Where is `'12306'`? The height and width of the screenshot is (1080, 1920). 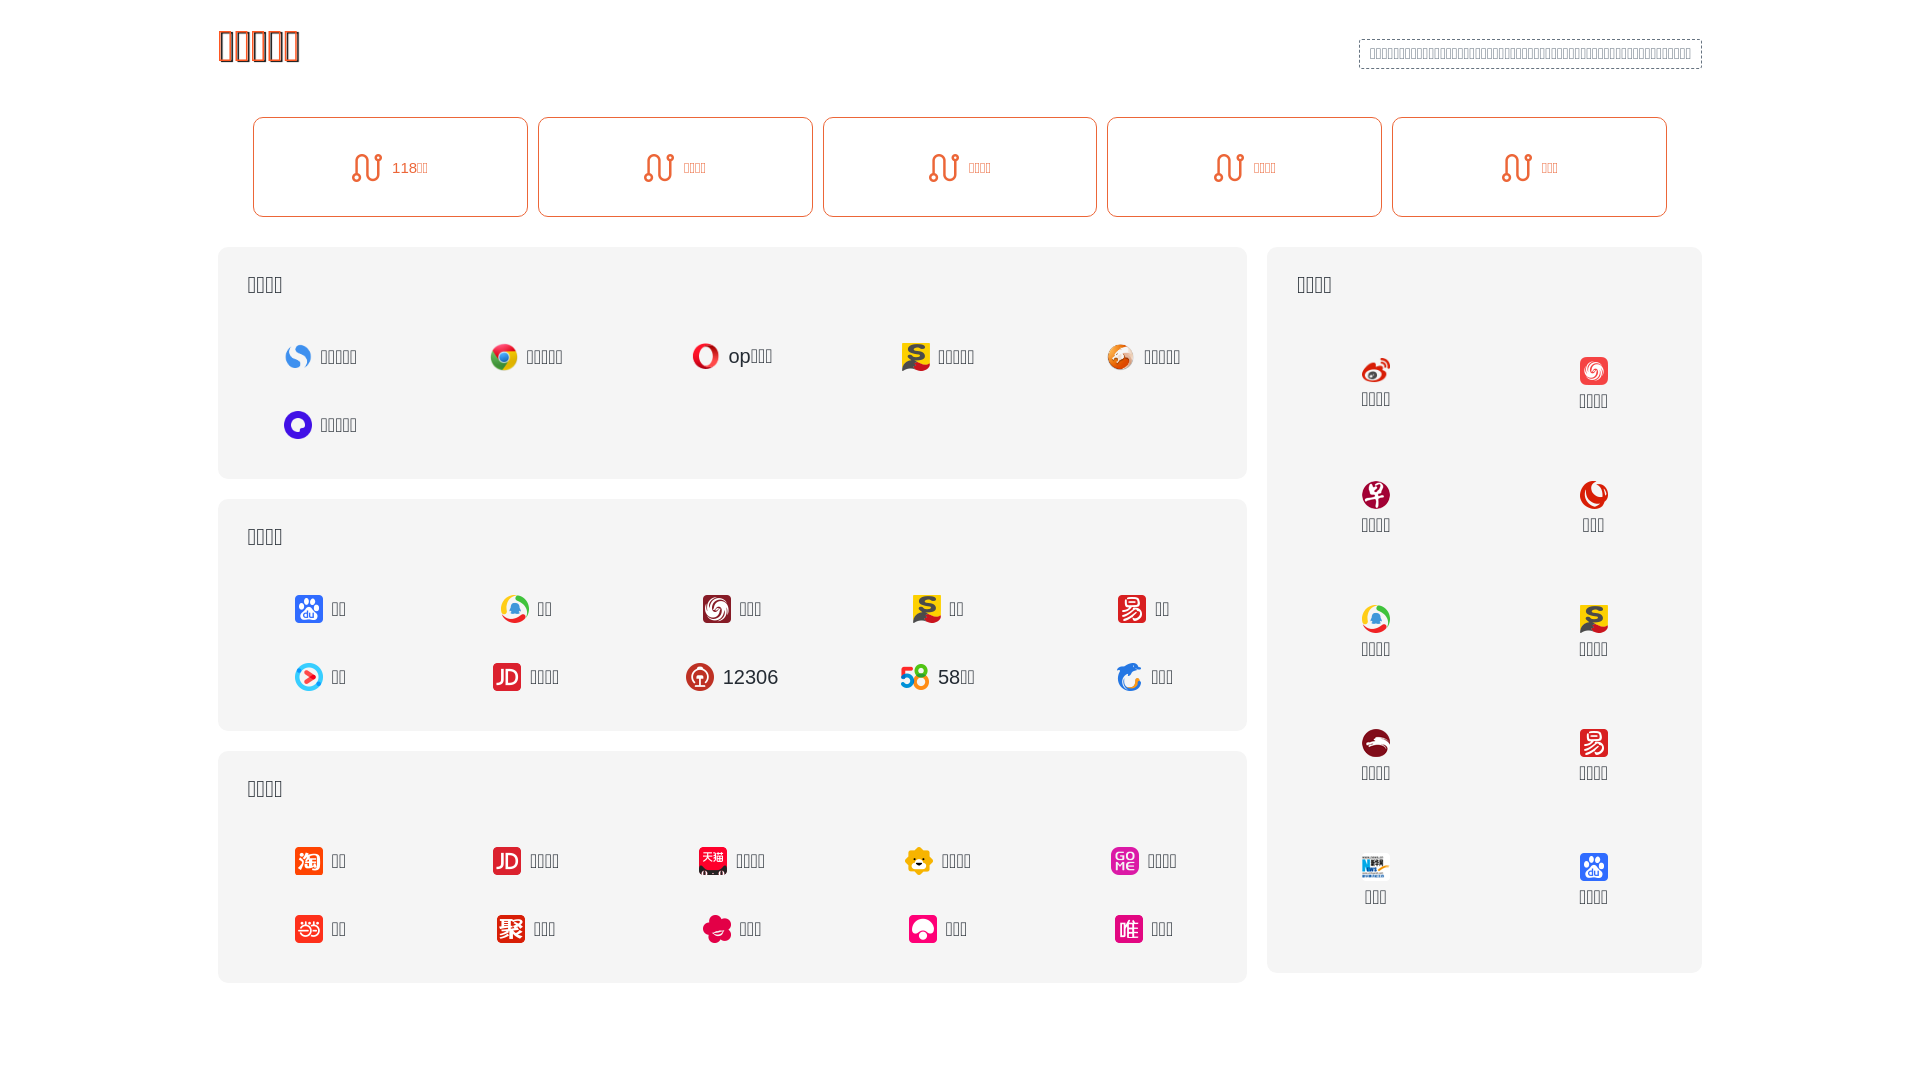 '12306' is located at coordinates (730, 676).